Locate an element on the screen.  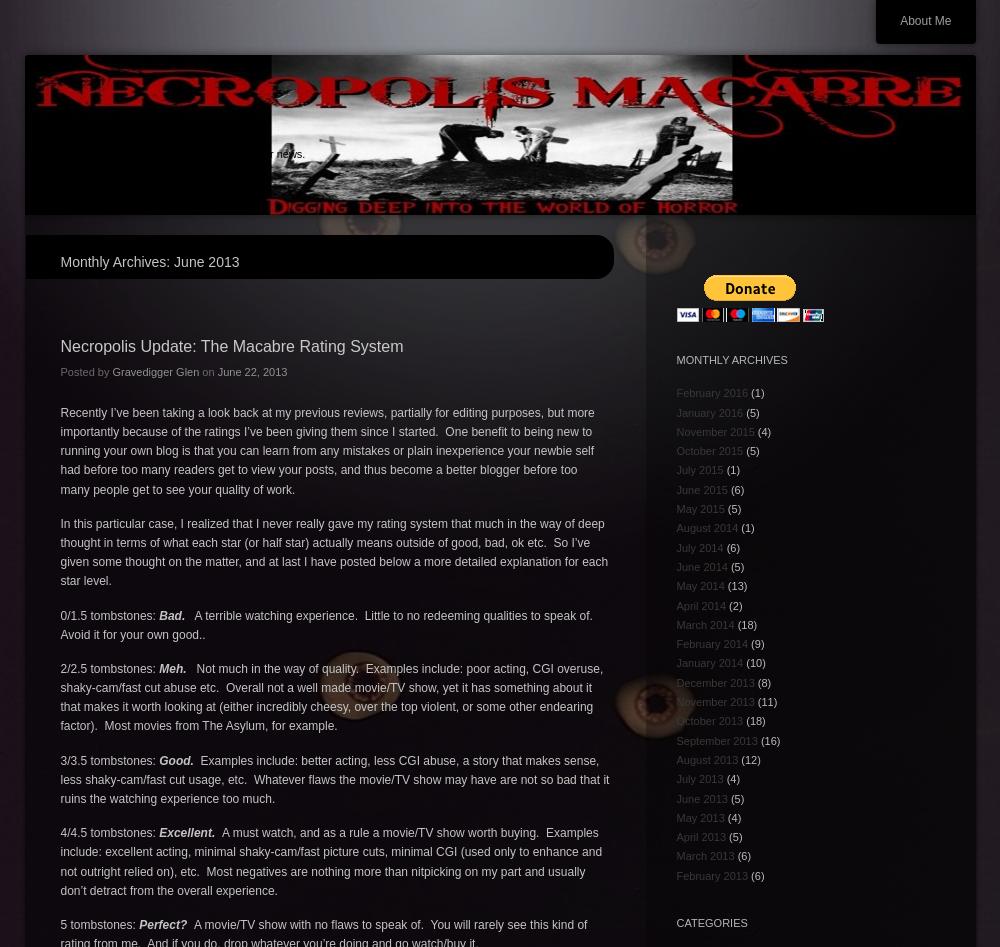
'Recently I’ve been taking a look back at my previous reviews, partially for editing purposes, but more importantly because of the ratings I’ve been giving them since I started.  One benefit to being new to running your own blog is that you can learn from any mistakes or plain inexperience your newbie self had before too many readers get to view your posts, and thus become a better blogger before too many people get to see your quality of work.' is located at coordinates (326, 450).